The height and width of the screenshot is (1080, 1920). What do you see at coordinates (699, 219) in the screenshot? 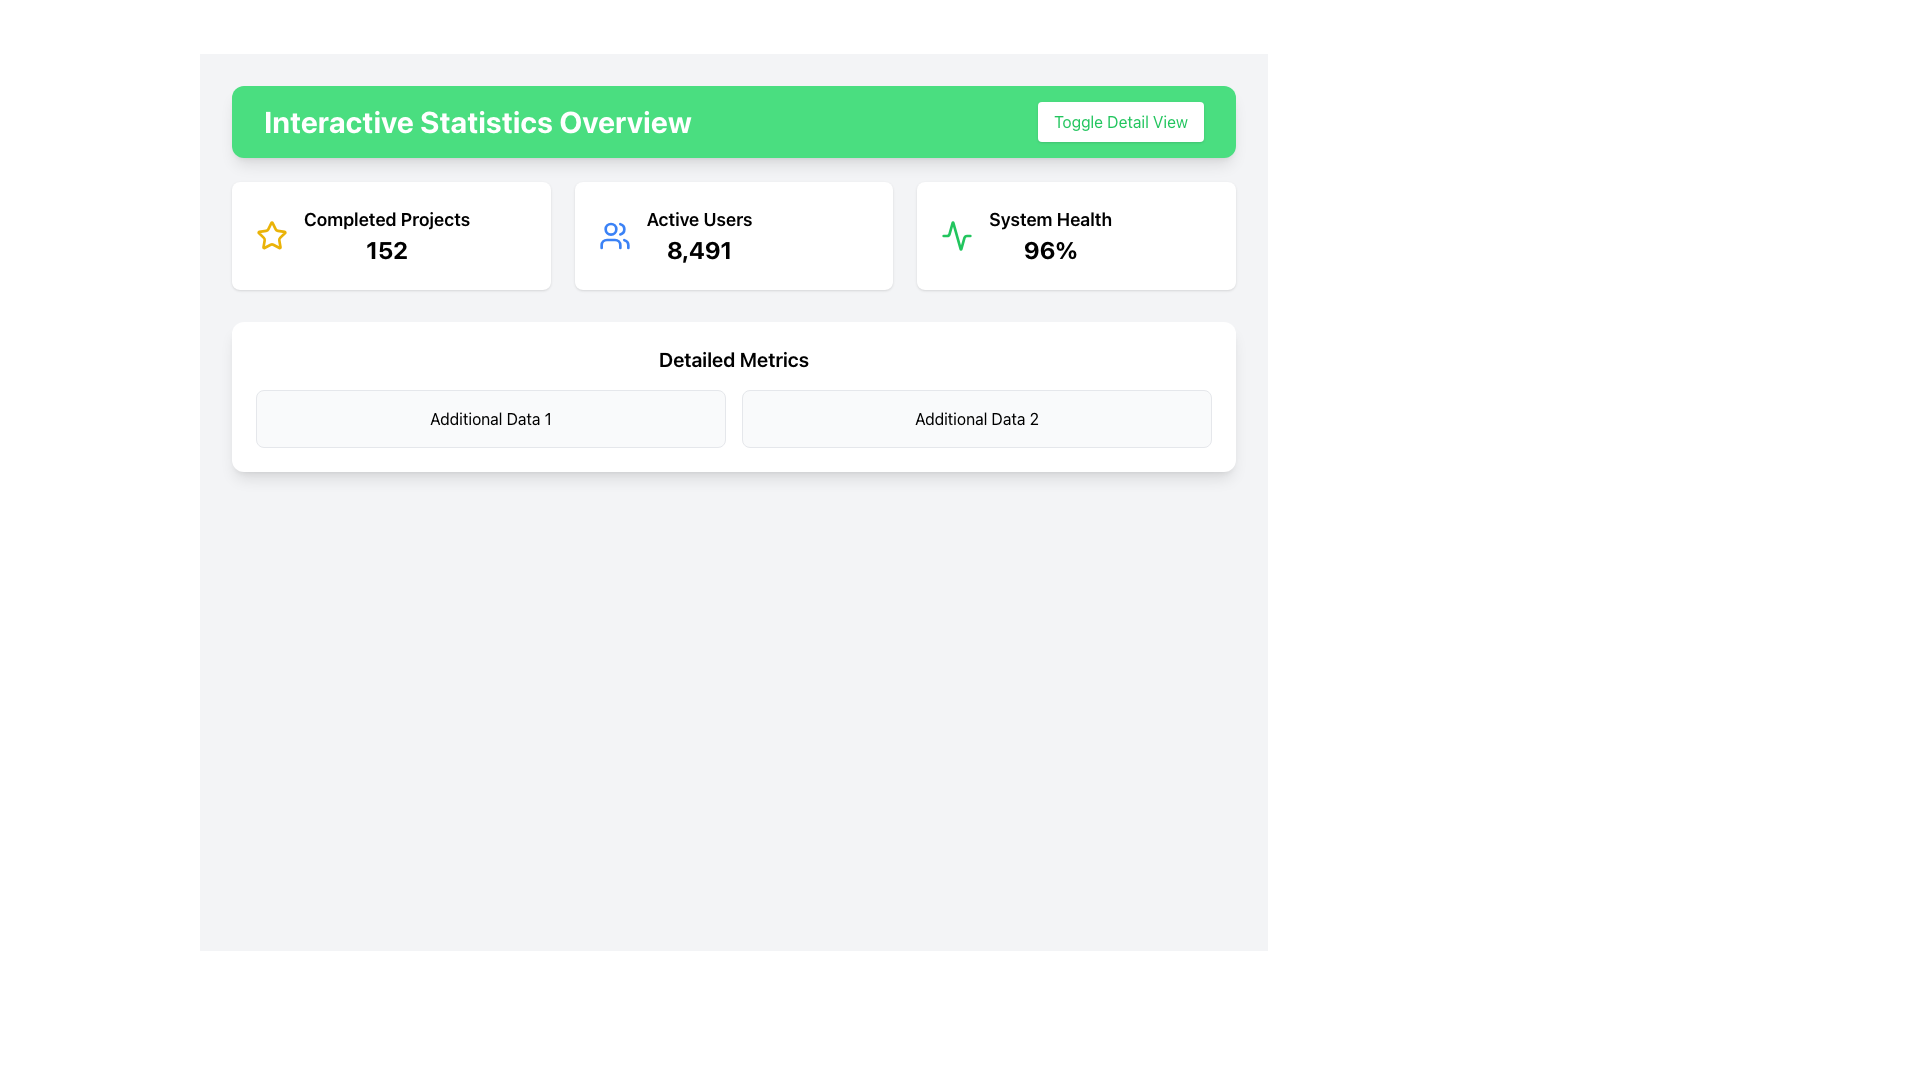
I see `the 'Active Users' label, which displays the text in a bold font above the number '8,491' and is positioned centrally in the top row of information boxes` at bounding box center [699, 219].